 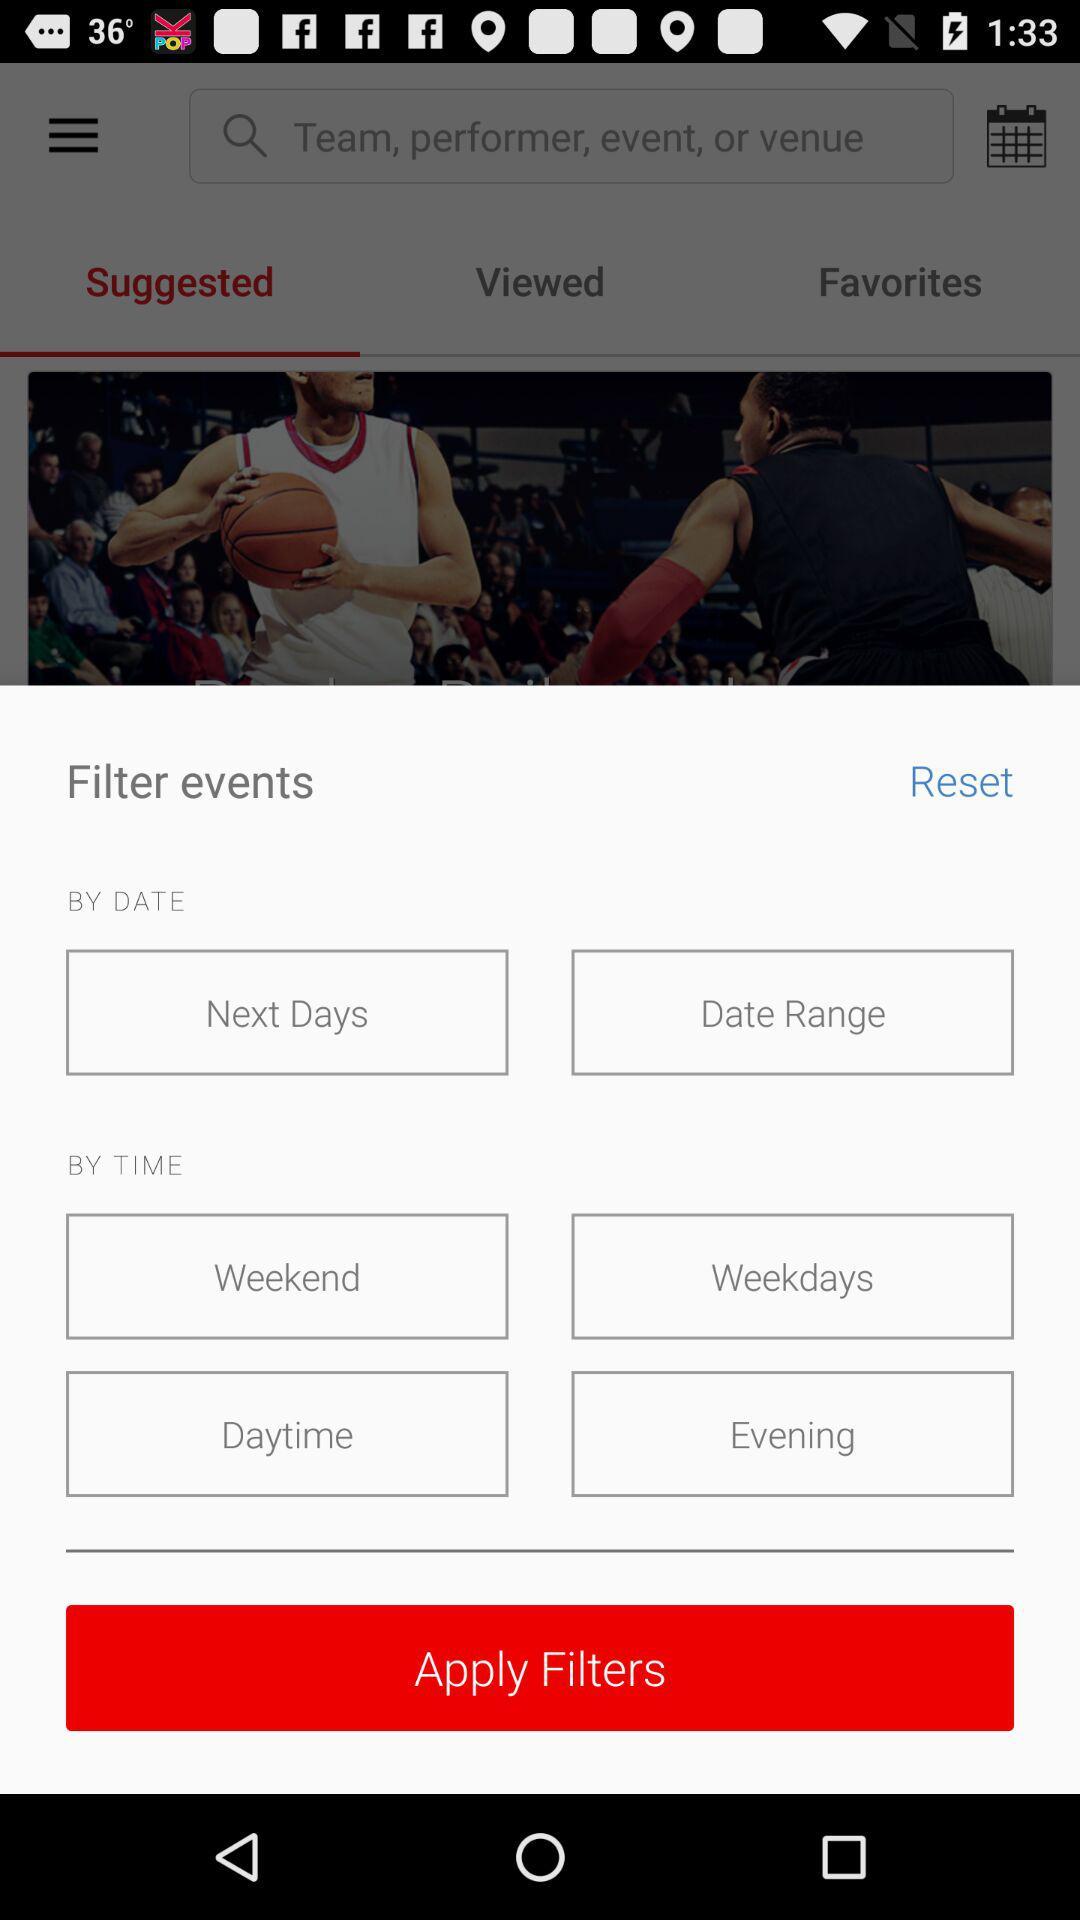 I want to click on date range item, so click(x=791, y=1012).